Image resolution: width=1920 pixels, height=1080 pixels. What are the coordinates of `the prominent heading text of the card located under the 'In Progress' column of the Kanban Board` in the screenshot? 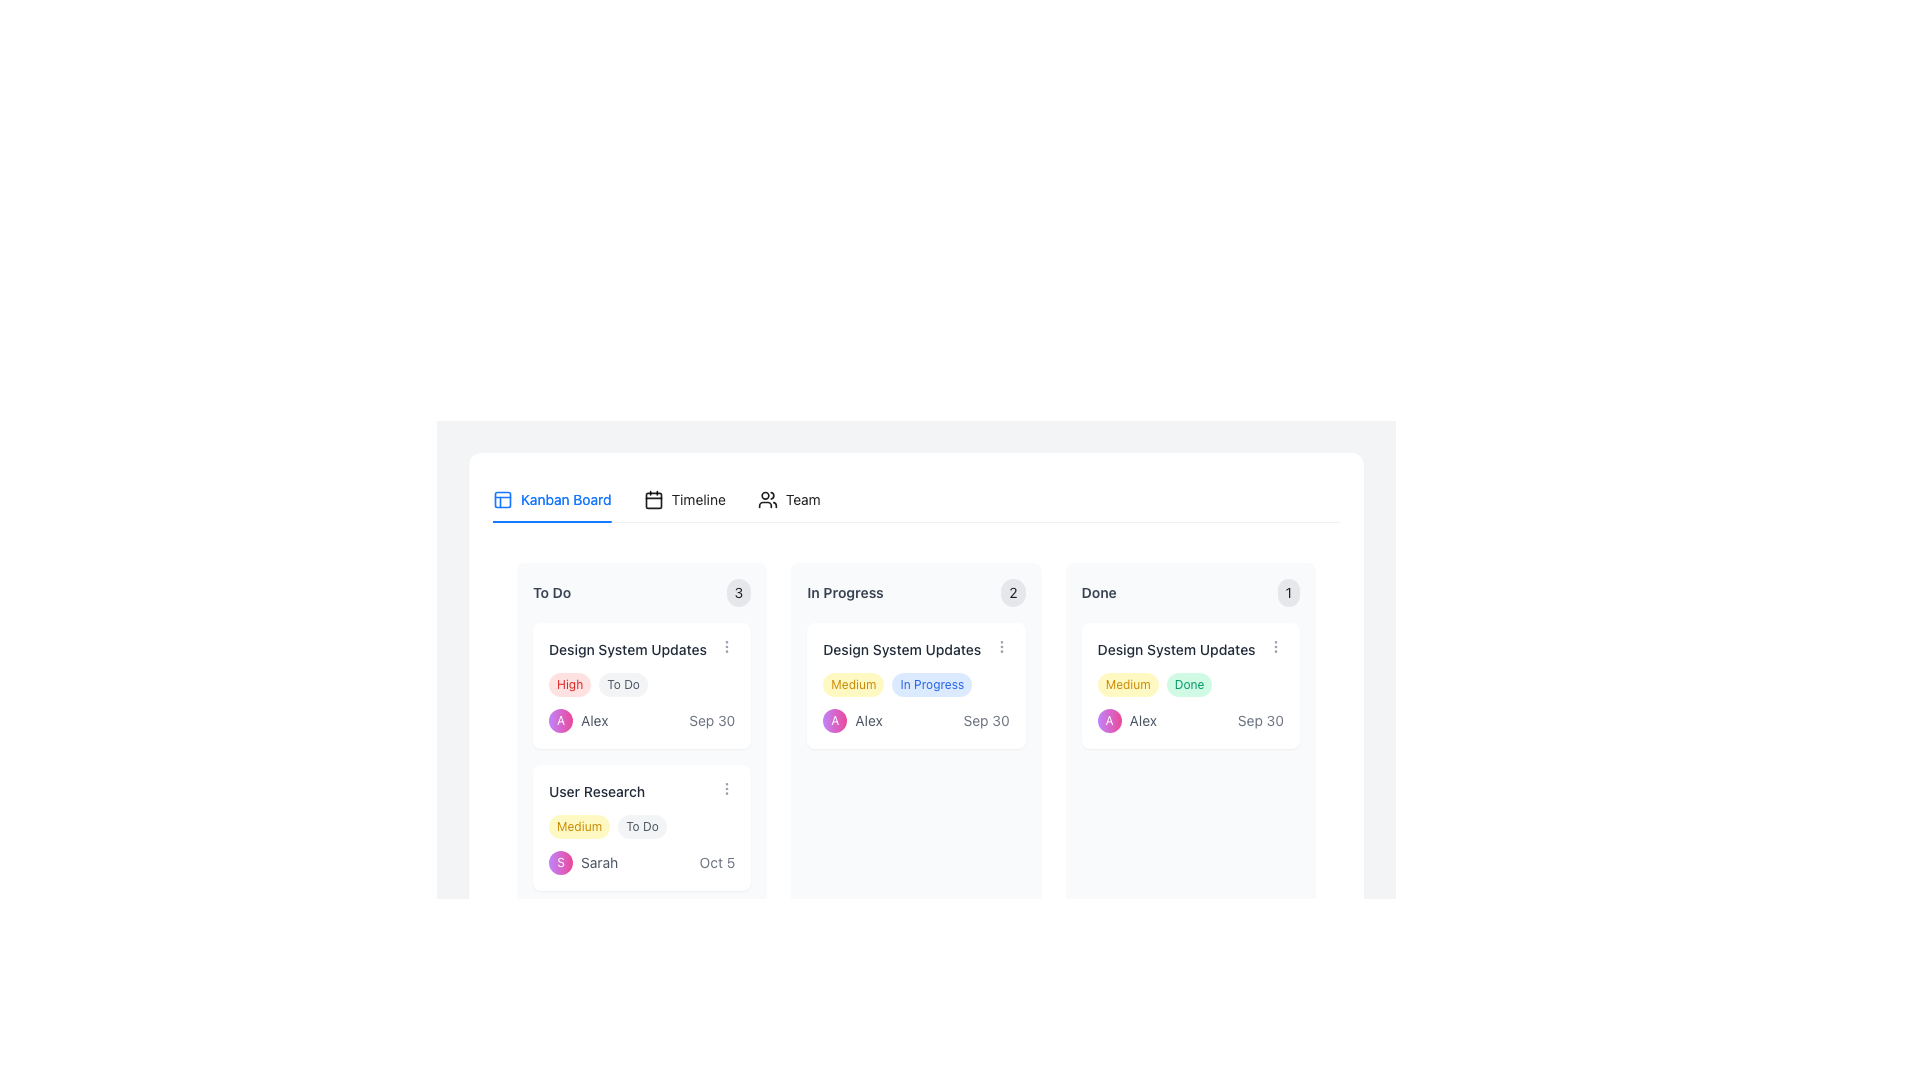 It's located at (915, 650).